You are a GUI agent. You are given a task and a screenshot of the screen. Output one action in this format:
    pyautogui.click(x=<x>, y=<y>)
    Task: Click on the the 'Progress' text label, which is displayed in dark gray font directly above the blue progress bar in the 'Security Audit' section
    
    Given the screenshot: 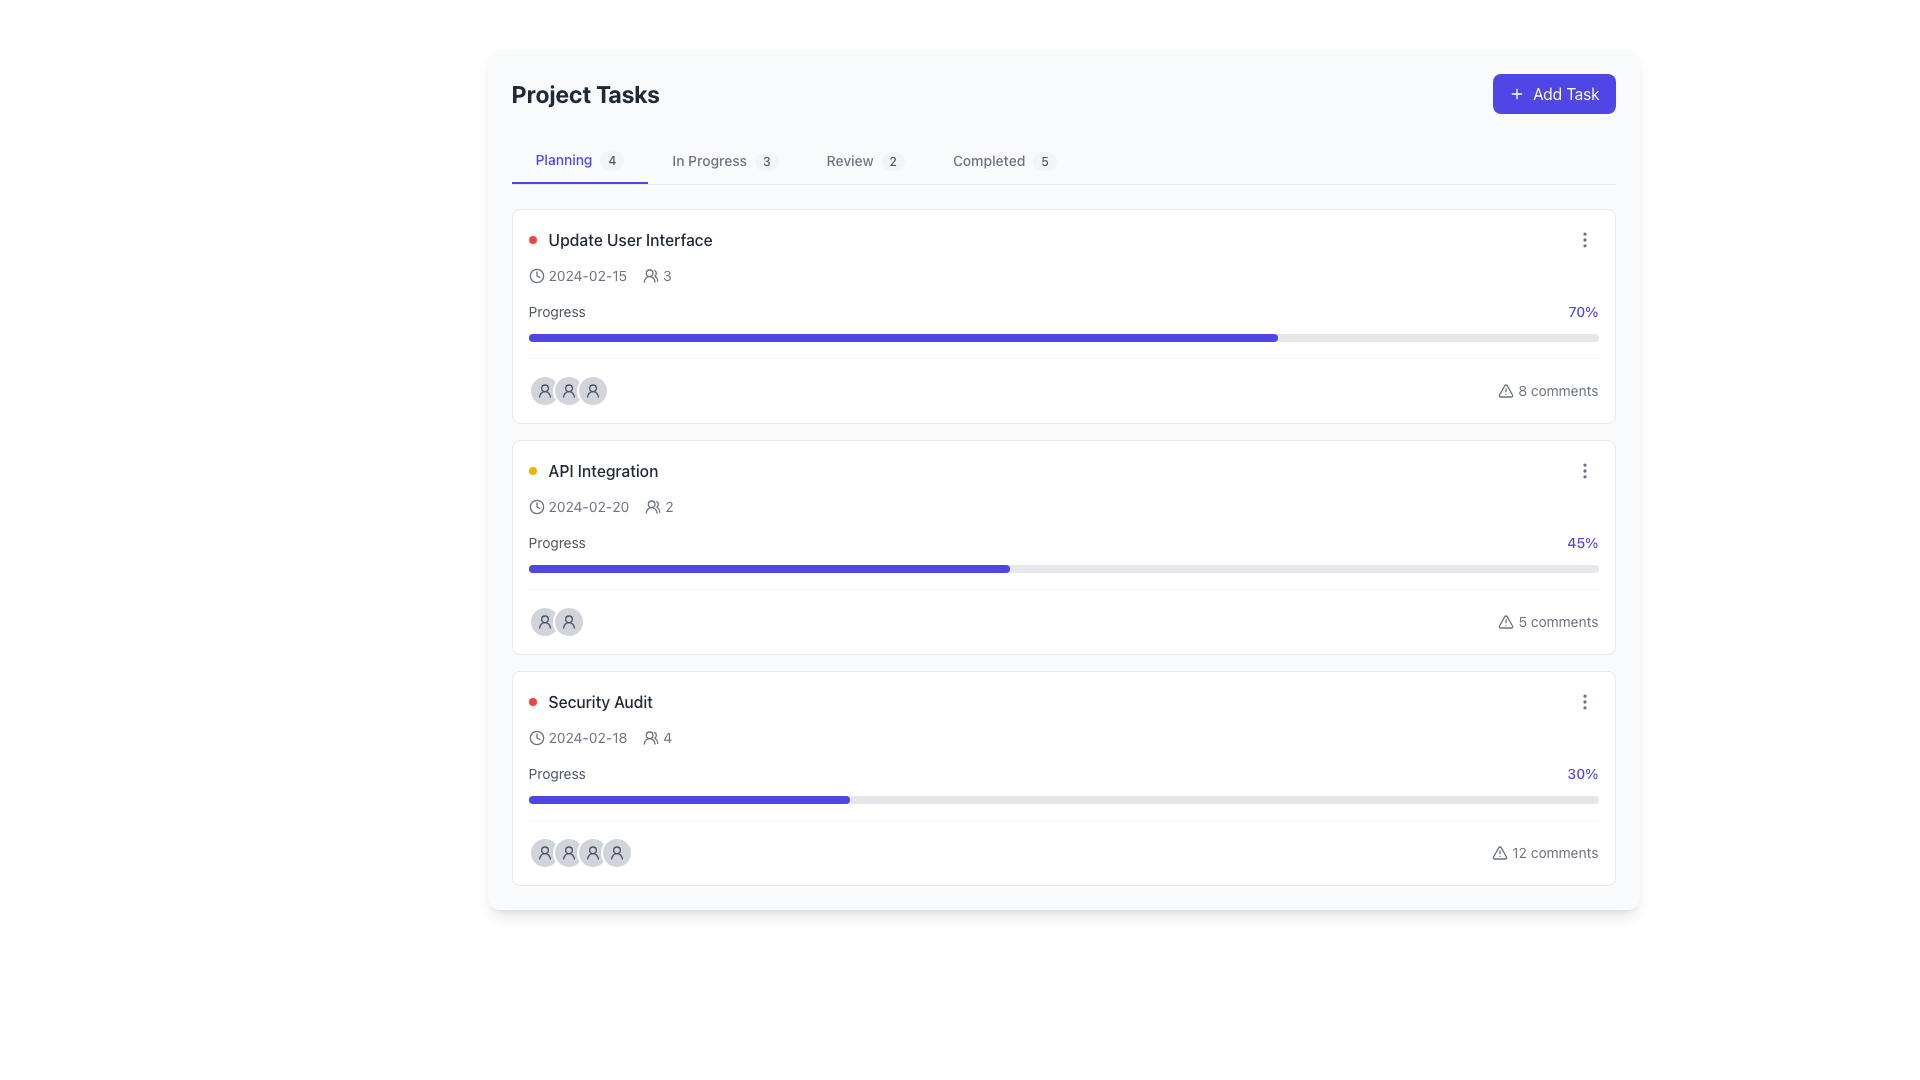 What is the action you would take?
    pyautogui.click(x=557, y=773)
    